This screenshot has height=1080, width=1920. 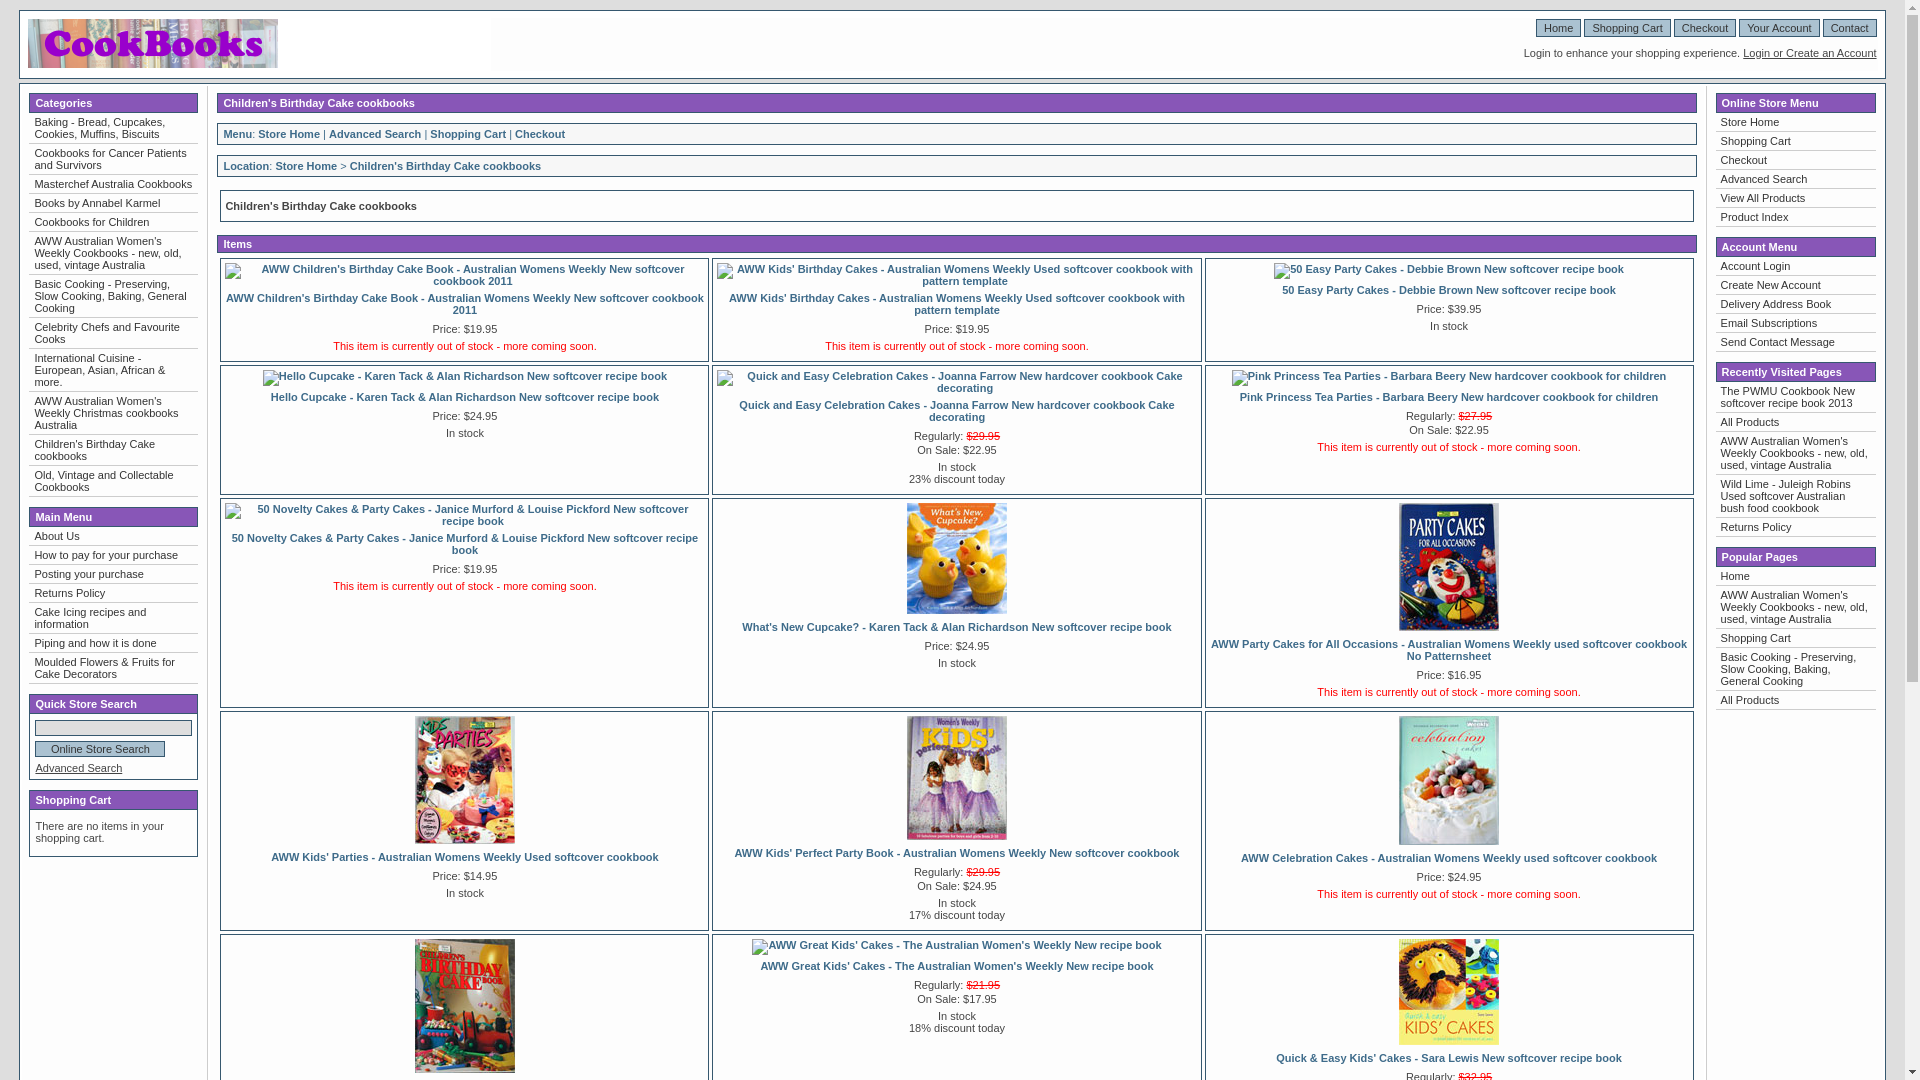 I want to click on 'The PWMU Cookbook New softcover recipe book 2013', so click(x=1795, y=397).